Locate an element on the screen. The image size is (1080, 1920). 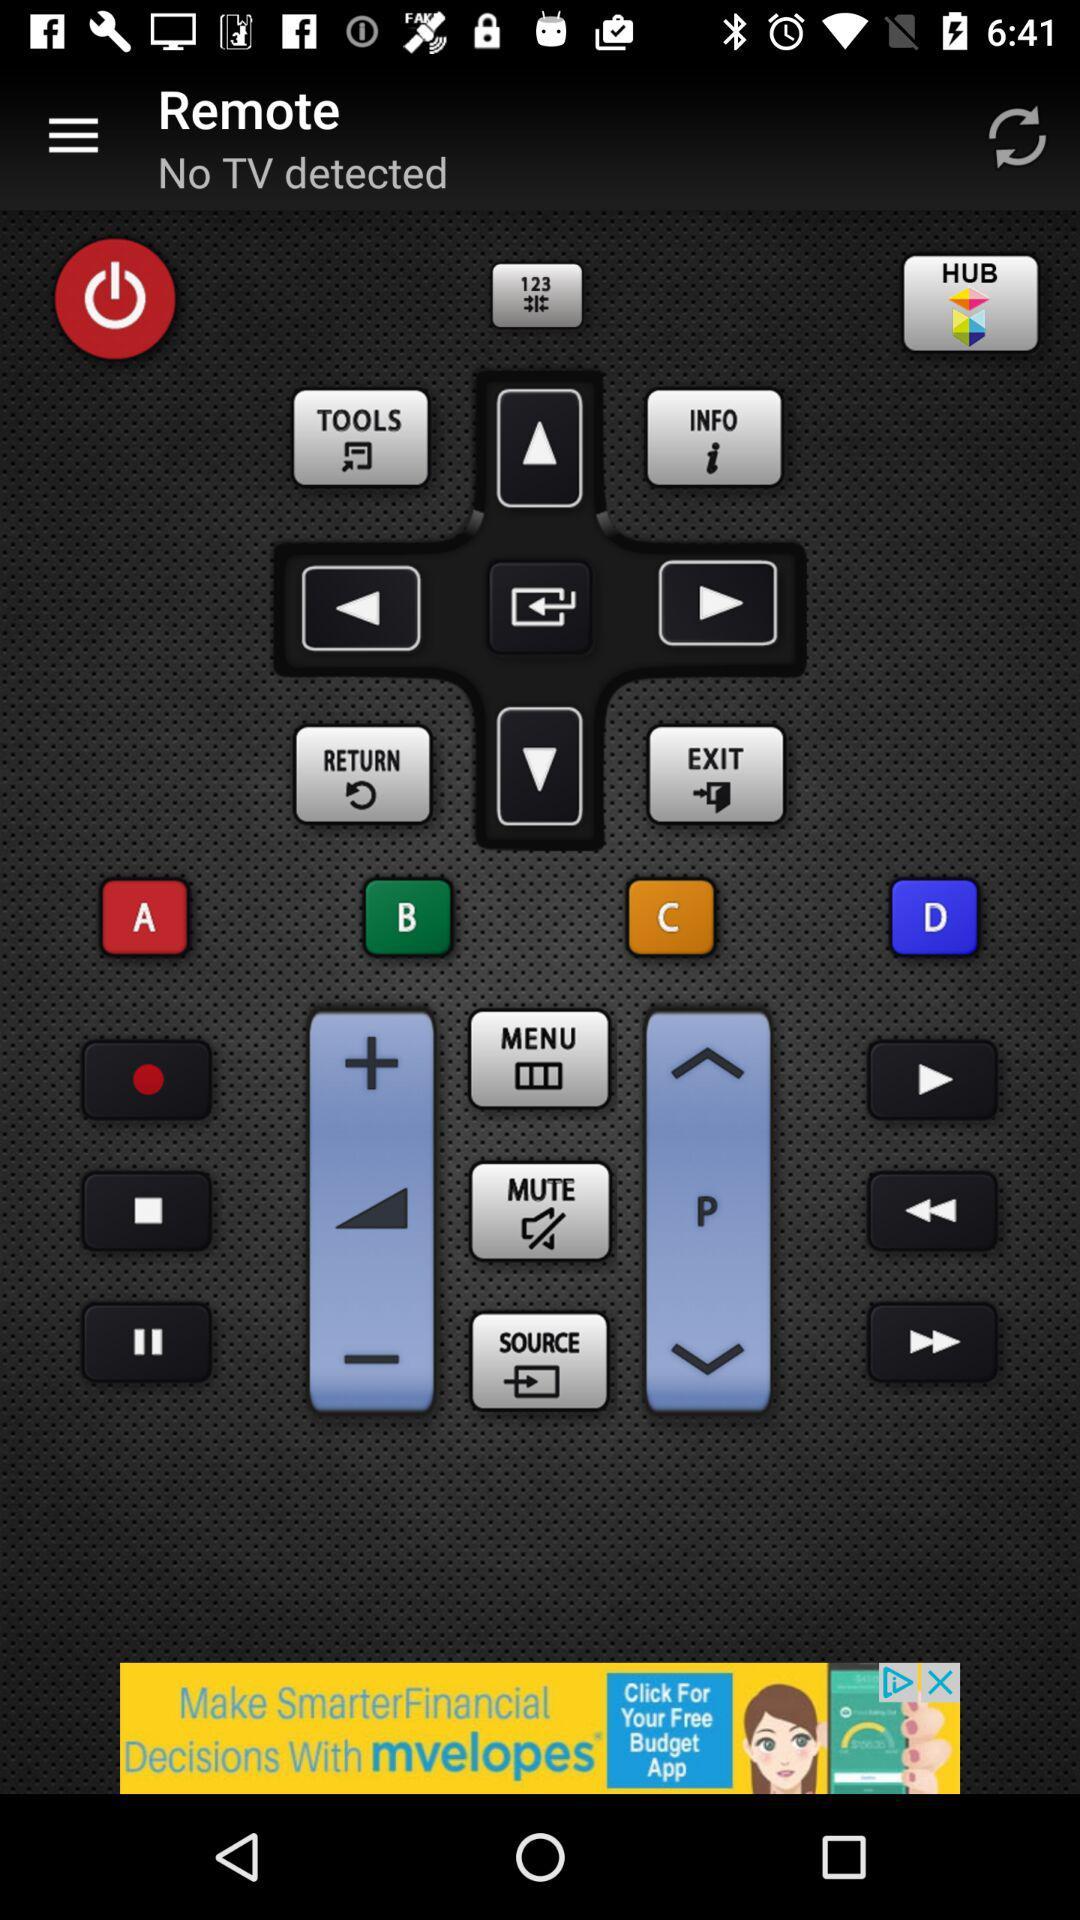
open advertisement is located at coordinates (540, 1727).